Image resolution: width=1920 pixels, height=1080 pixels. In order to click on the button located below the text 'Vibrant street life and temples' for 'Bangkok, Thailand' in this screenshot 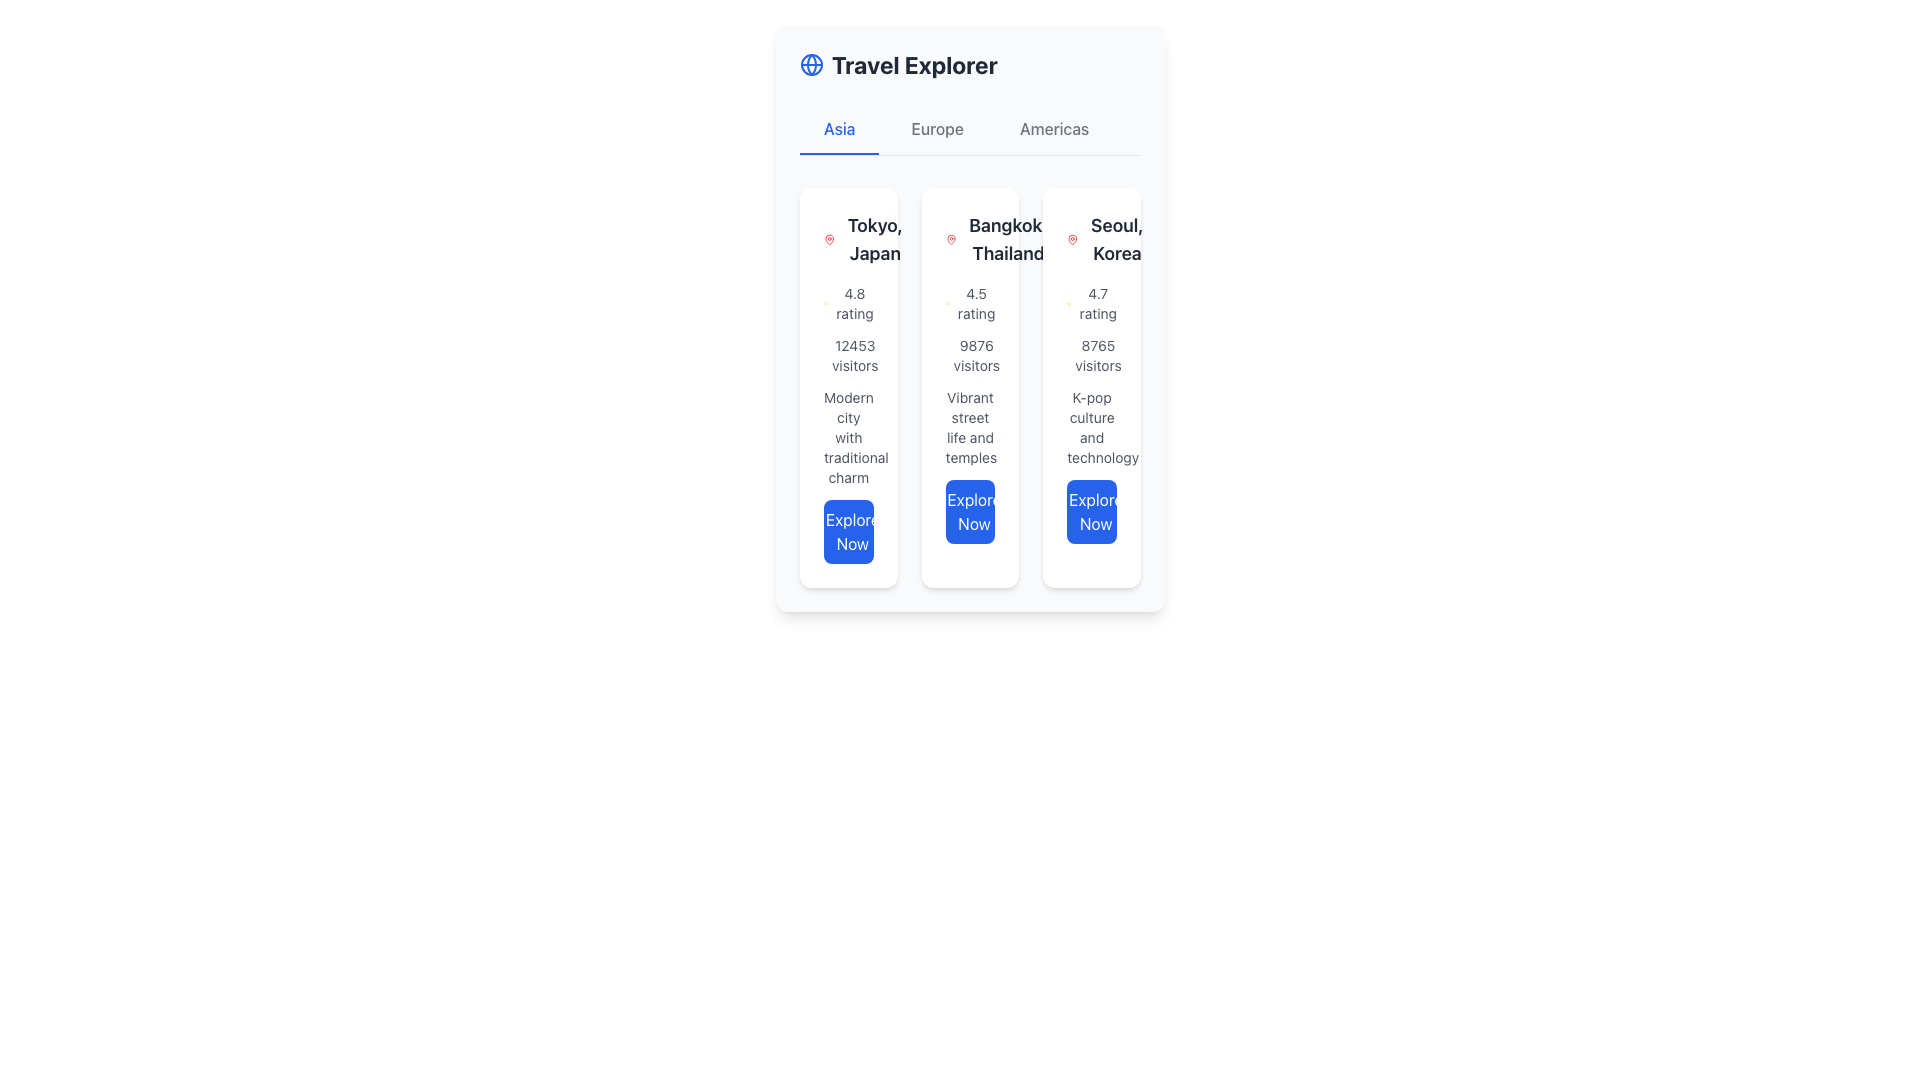, I will do `click(970, 511)`.